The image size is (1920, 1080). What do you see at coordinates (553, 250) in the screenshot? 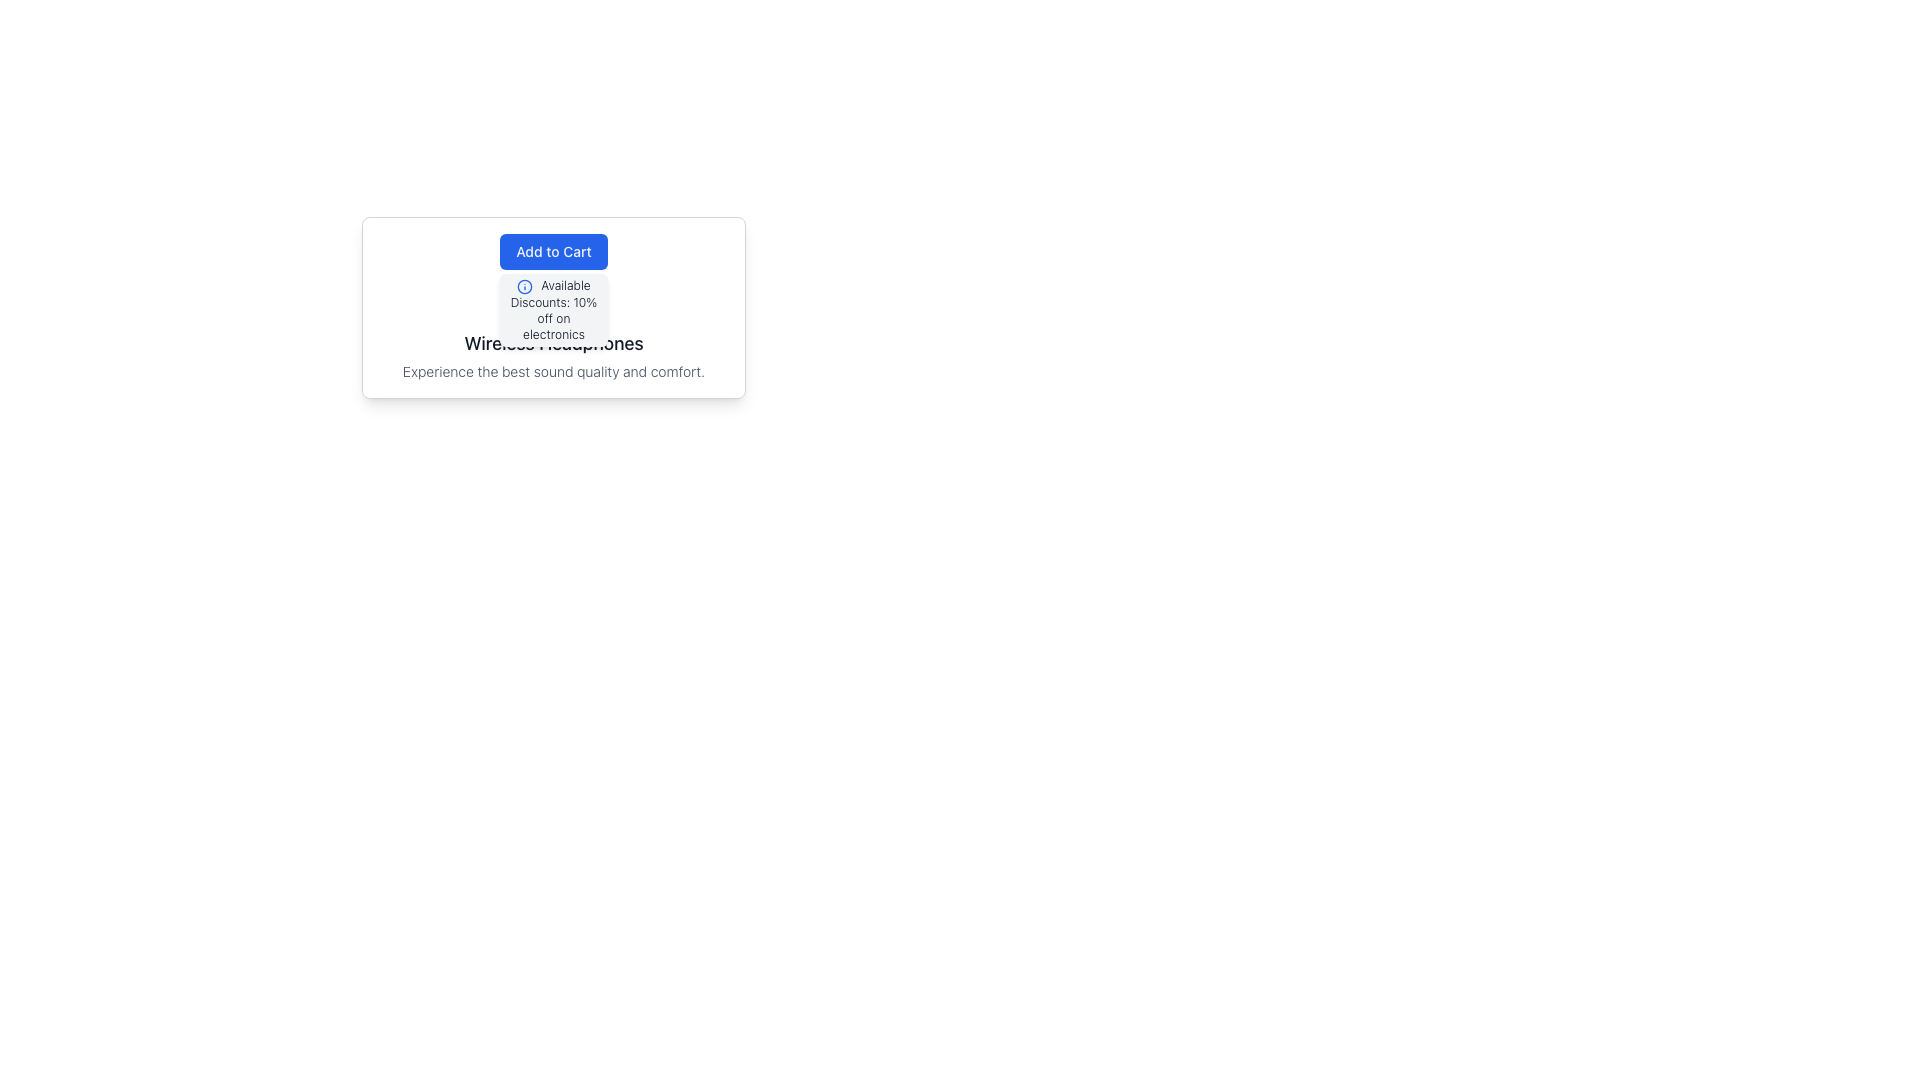
I see `the button that adds the corresponding product to the shopping cart` at bounding box center [553, 250].